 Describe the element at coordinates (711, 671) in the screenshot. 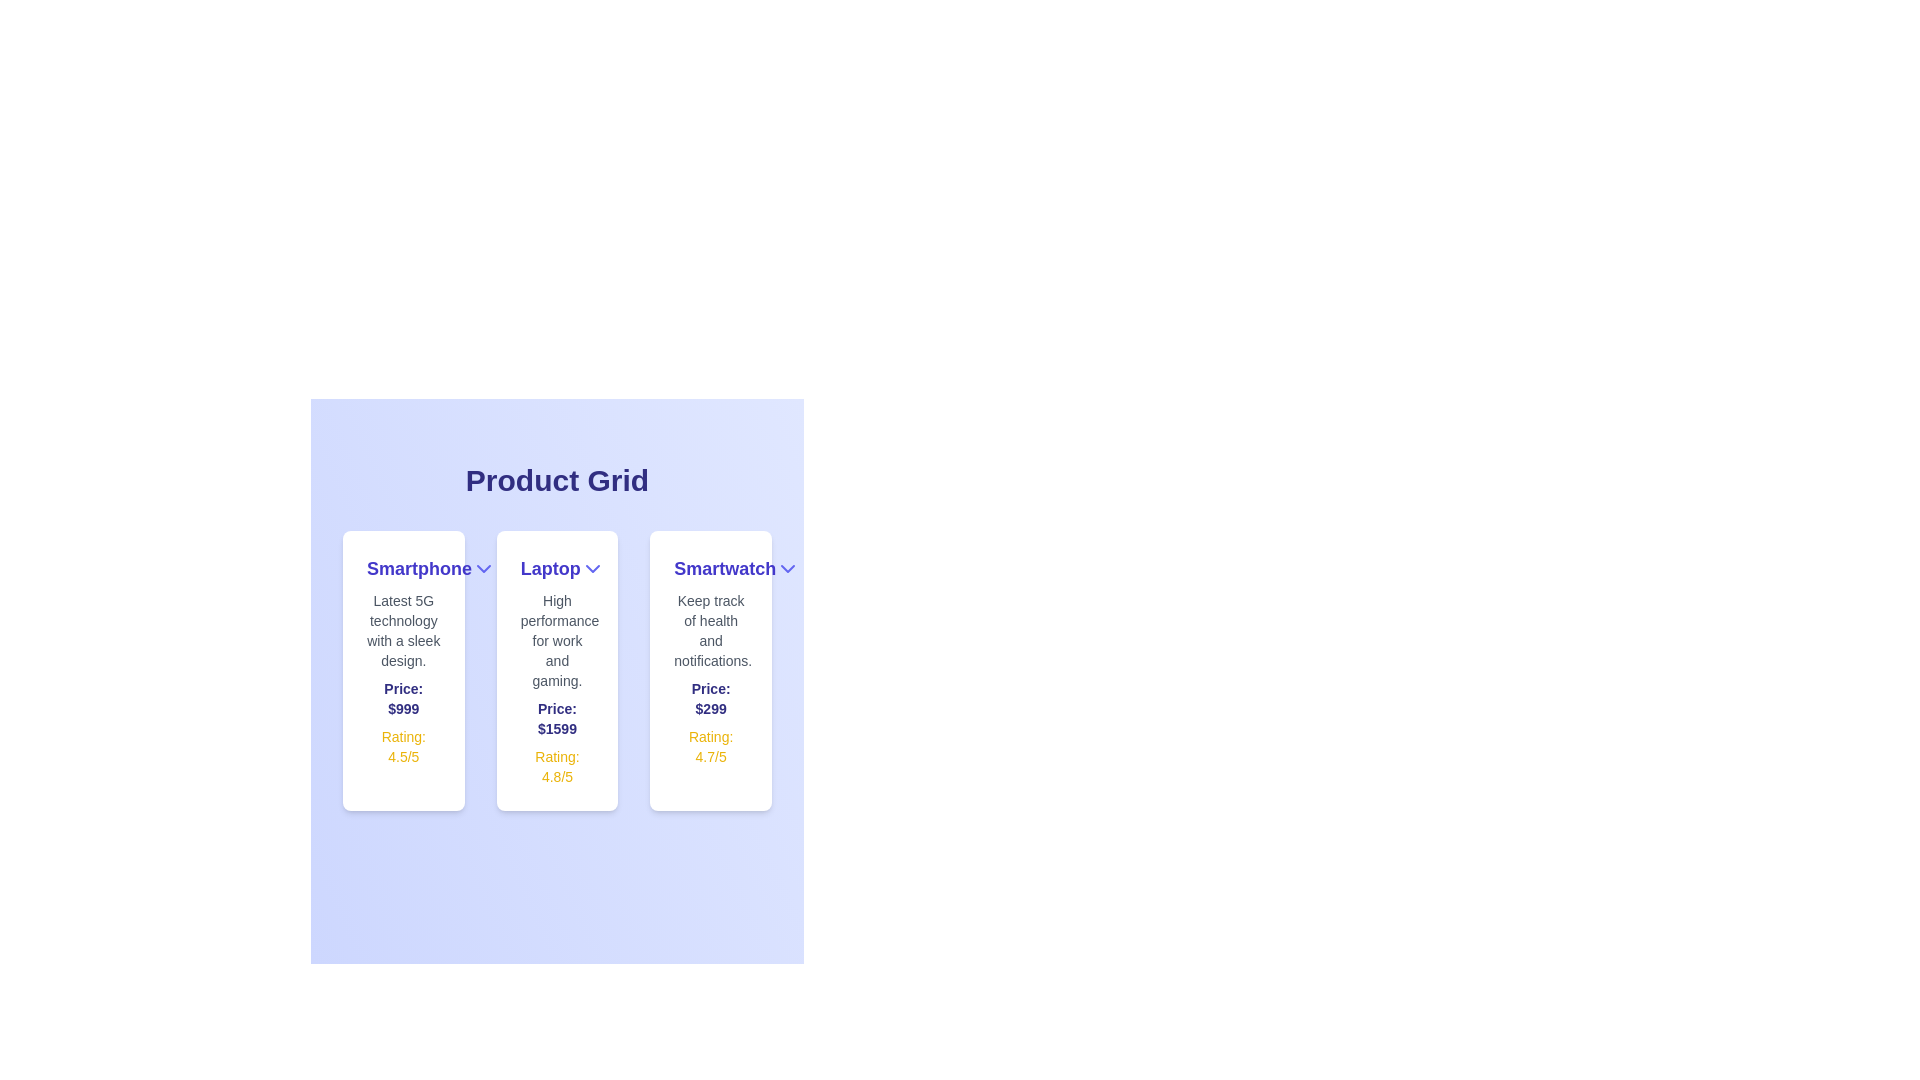

I see `the product card featuring the Smartwatch, which has a white background, rounded corners, and displays the title 'Smartwatch' in bold indigo text, located in the rightmost position of the grid layout` at that location.